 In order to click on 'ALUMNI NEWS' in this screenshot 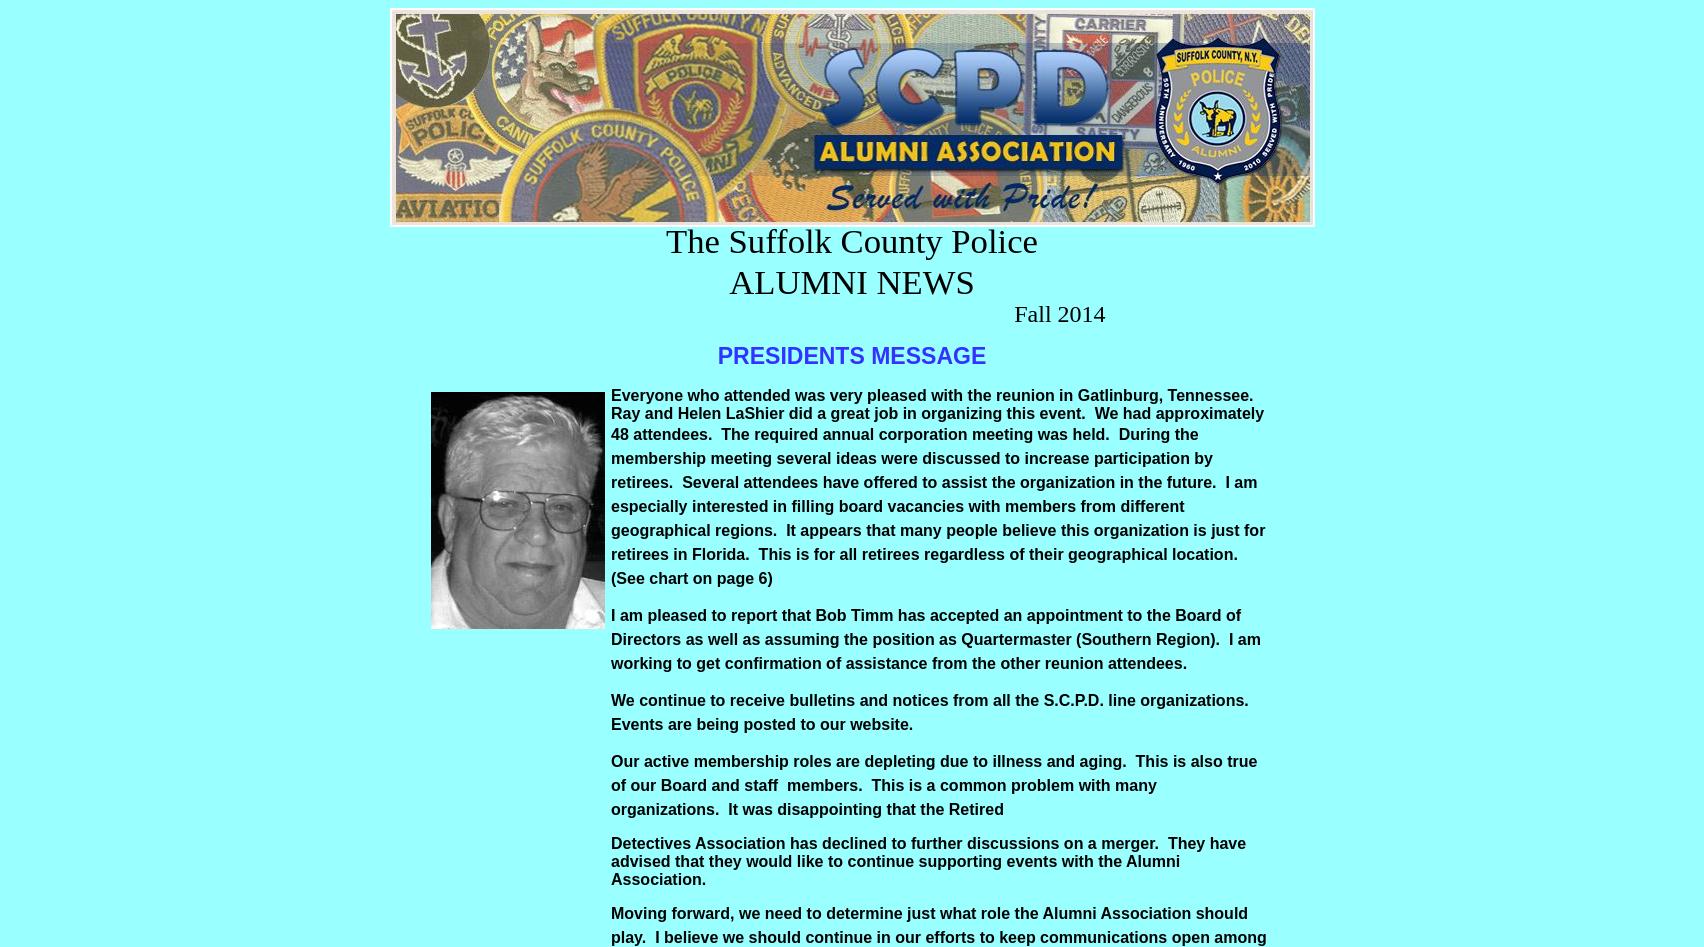, I will do `click(850, 282)`.